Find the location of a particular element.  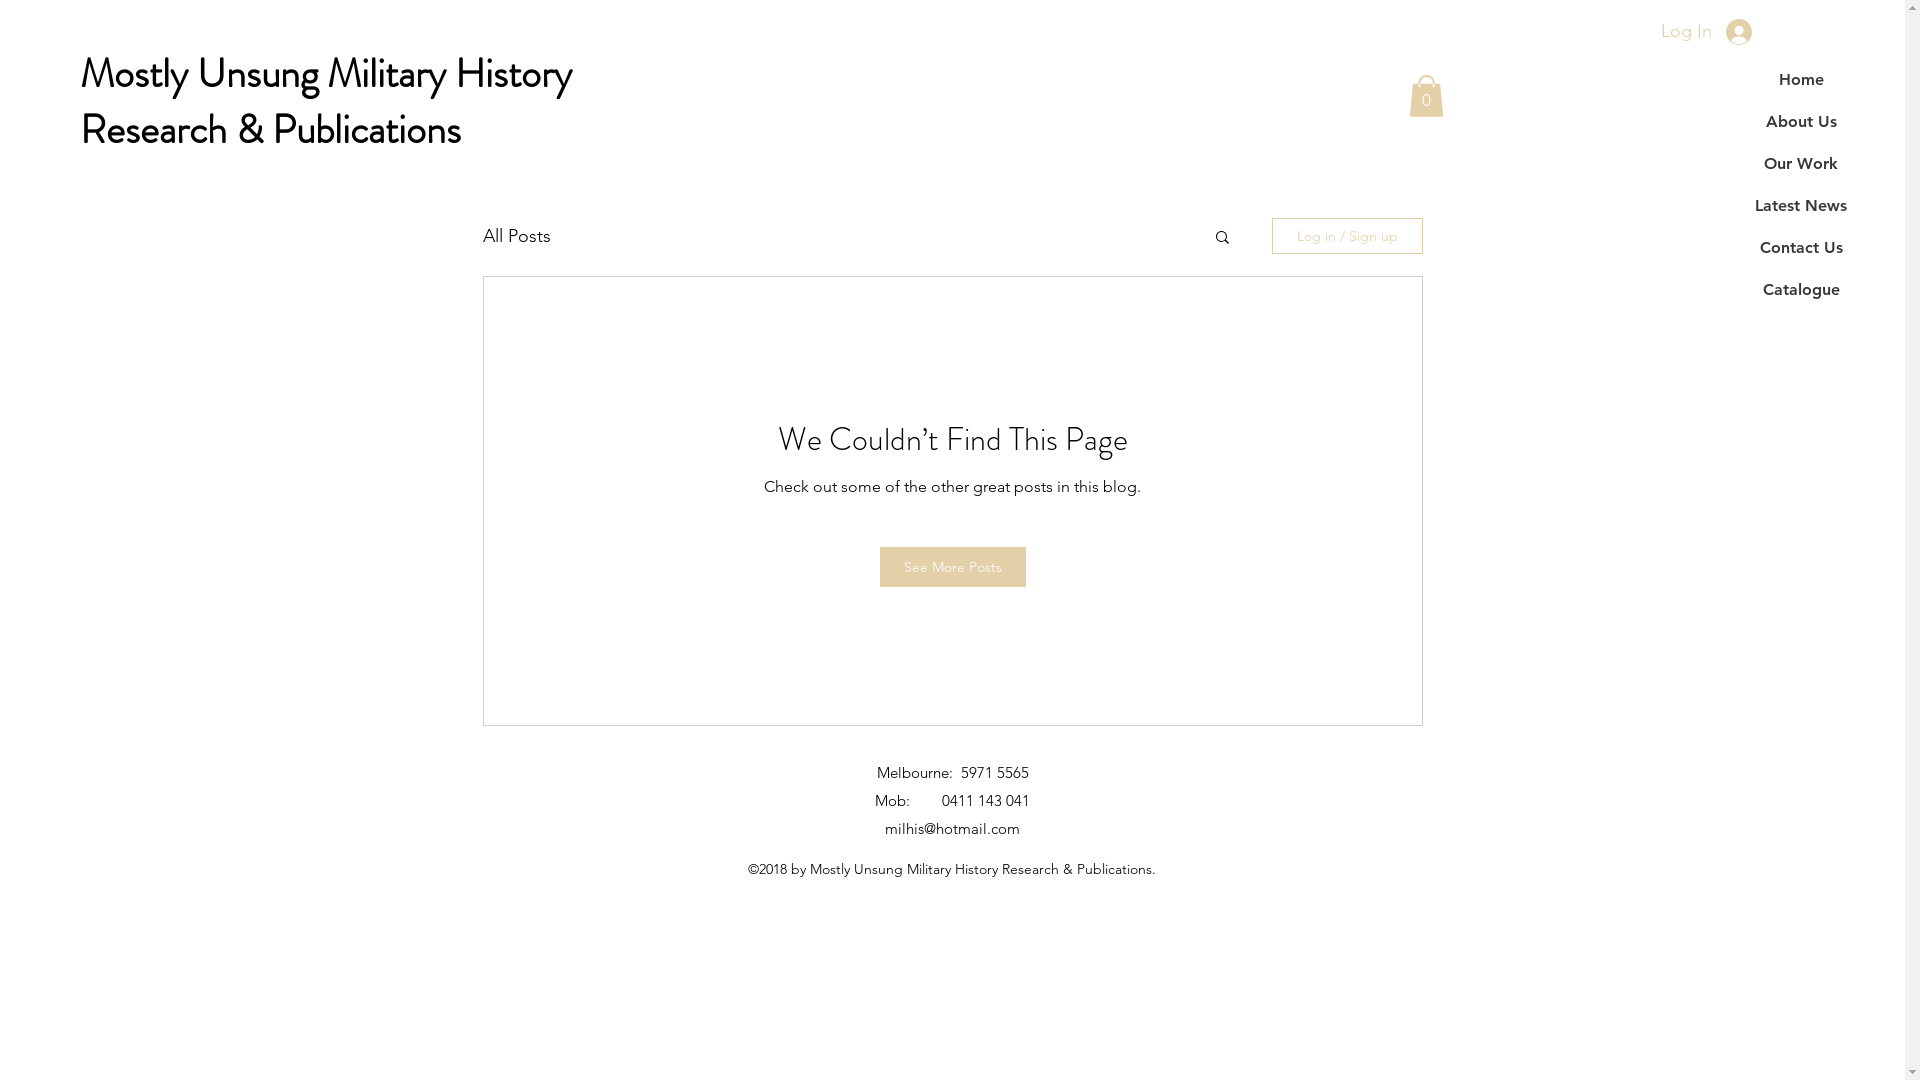

'See More Posts' is located at coordinates (952, 567).